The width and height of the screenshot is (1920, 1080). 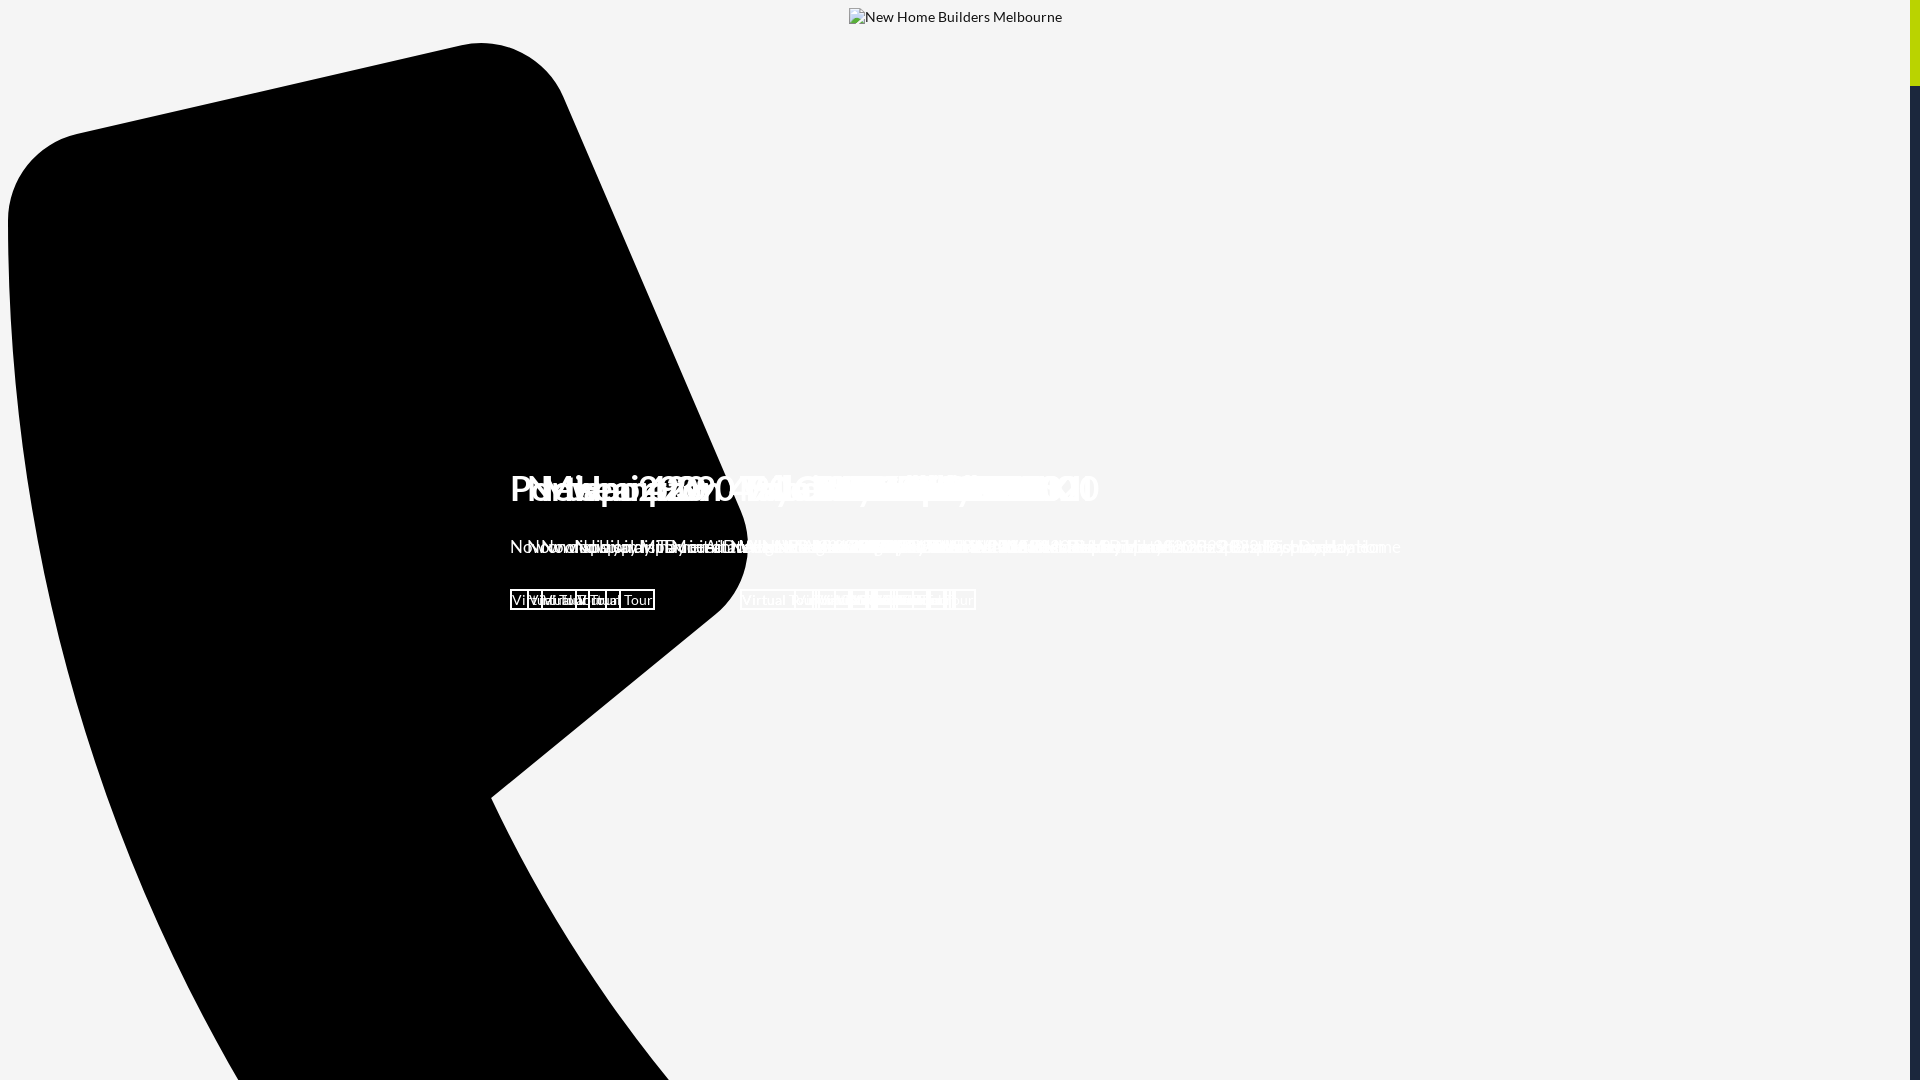 I want to click on 'Virtual Tour', so click(x=895, y=598).